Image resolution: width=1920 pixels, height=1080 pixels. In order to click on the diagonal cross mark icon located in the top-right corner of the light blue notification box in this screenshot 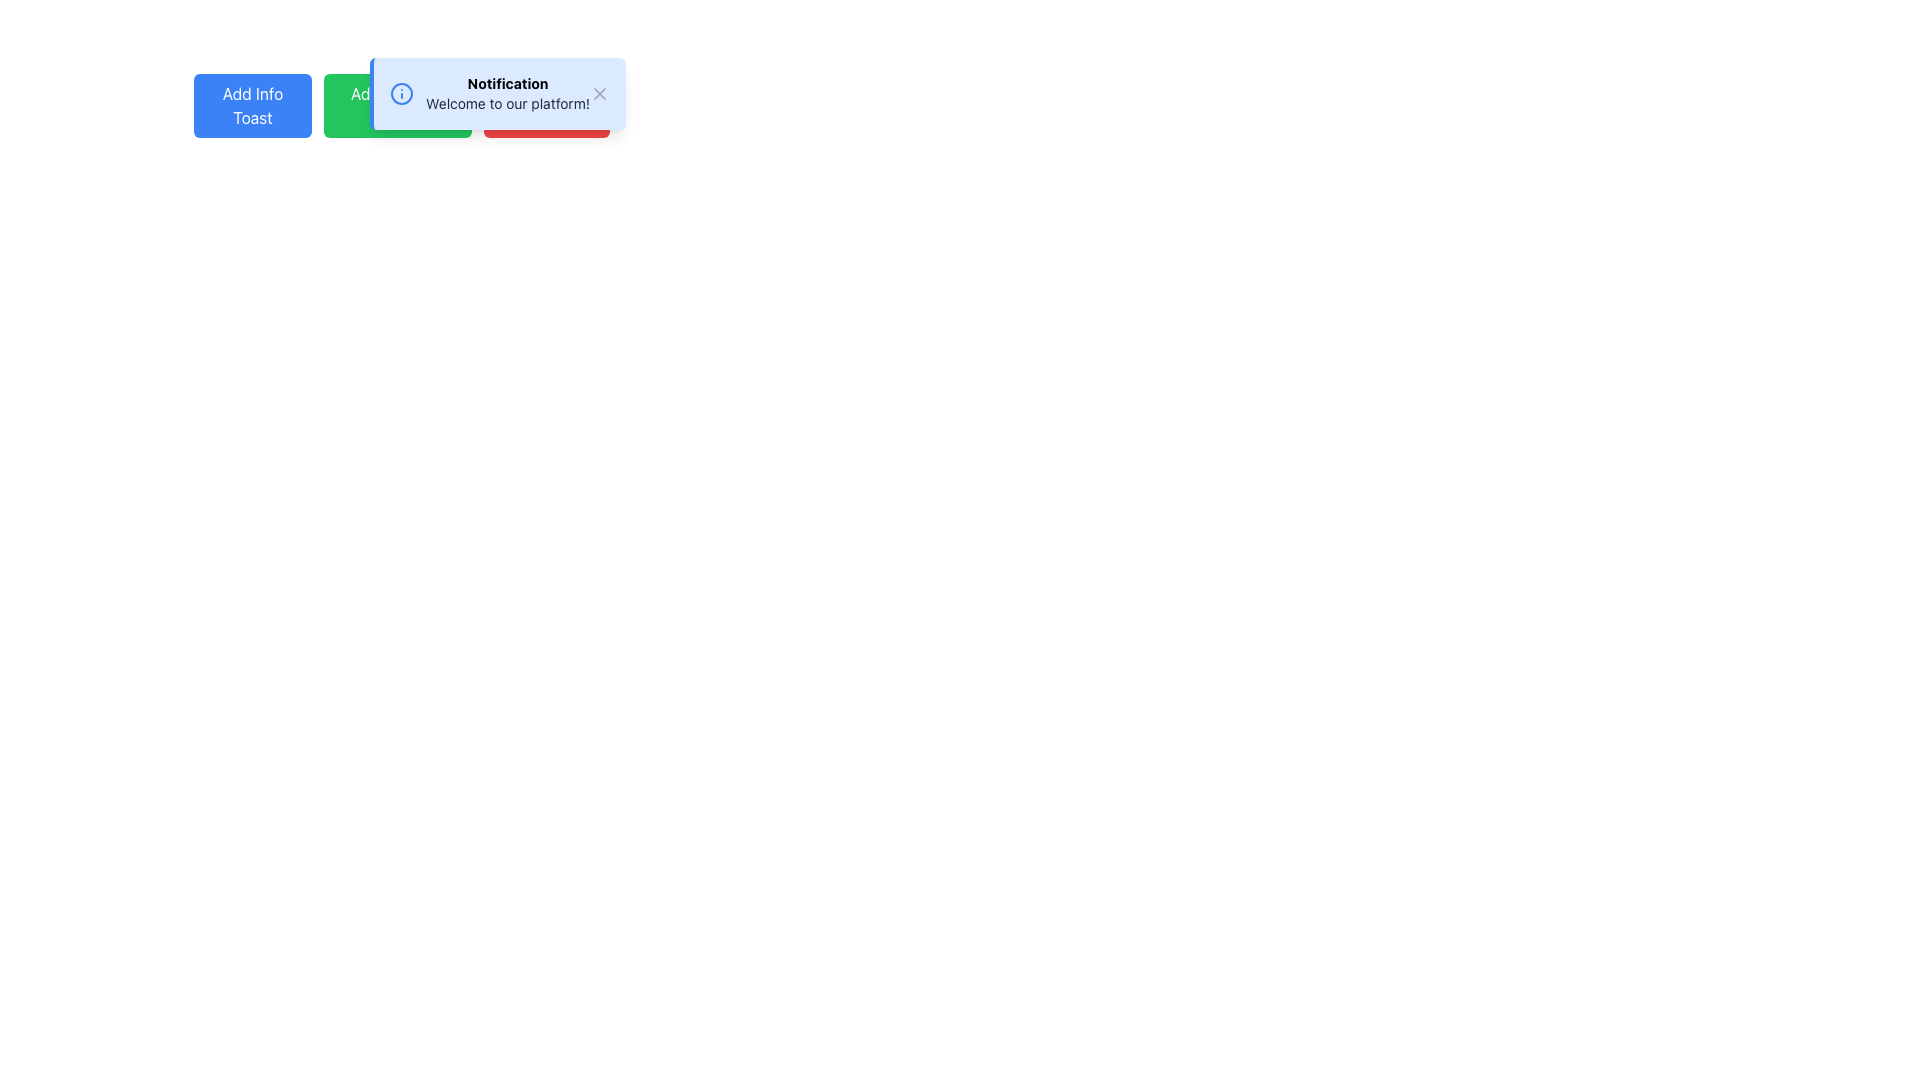, I will do `click(598, 93)`.